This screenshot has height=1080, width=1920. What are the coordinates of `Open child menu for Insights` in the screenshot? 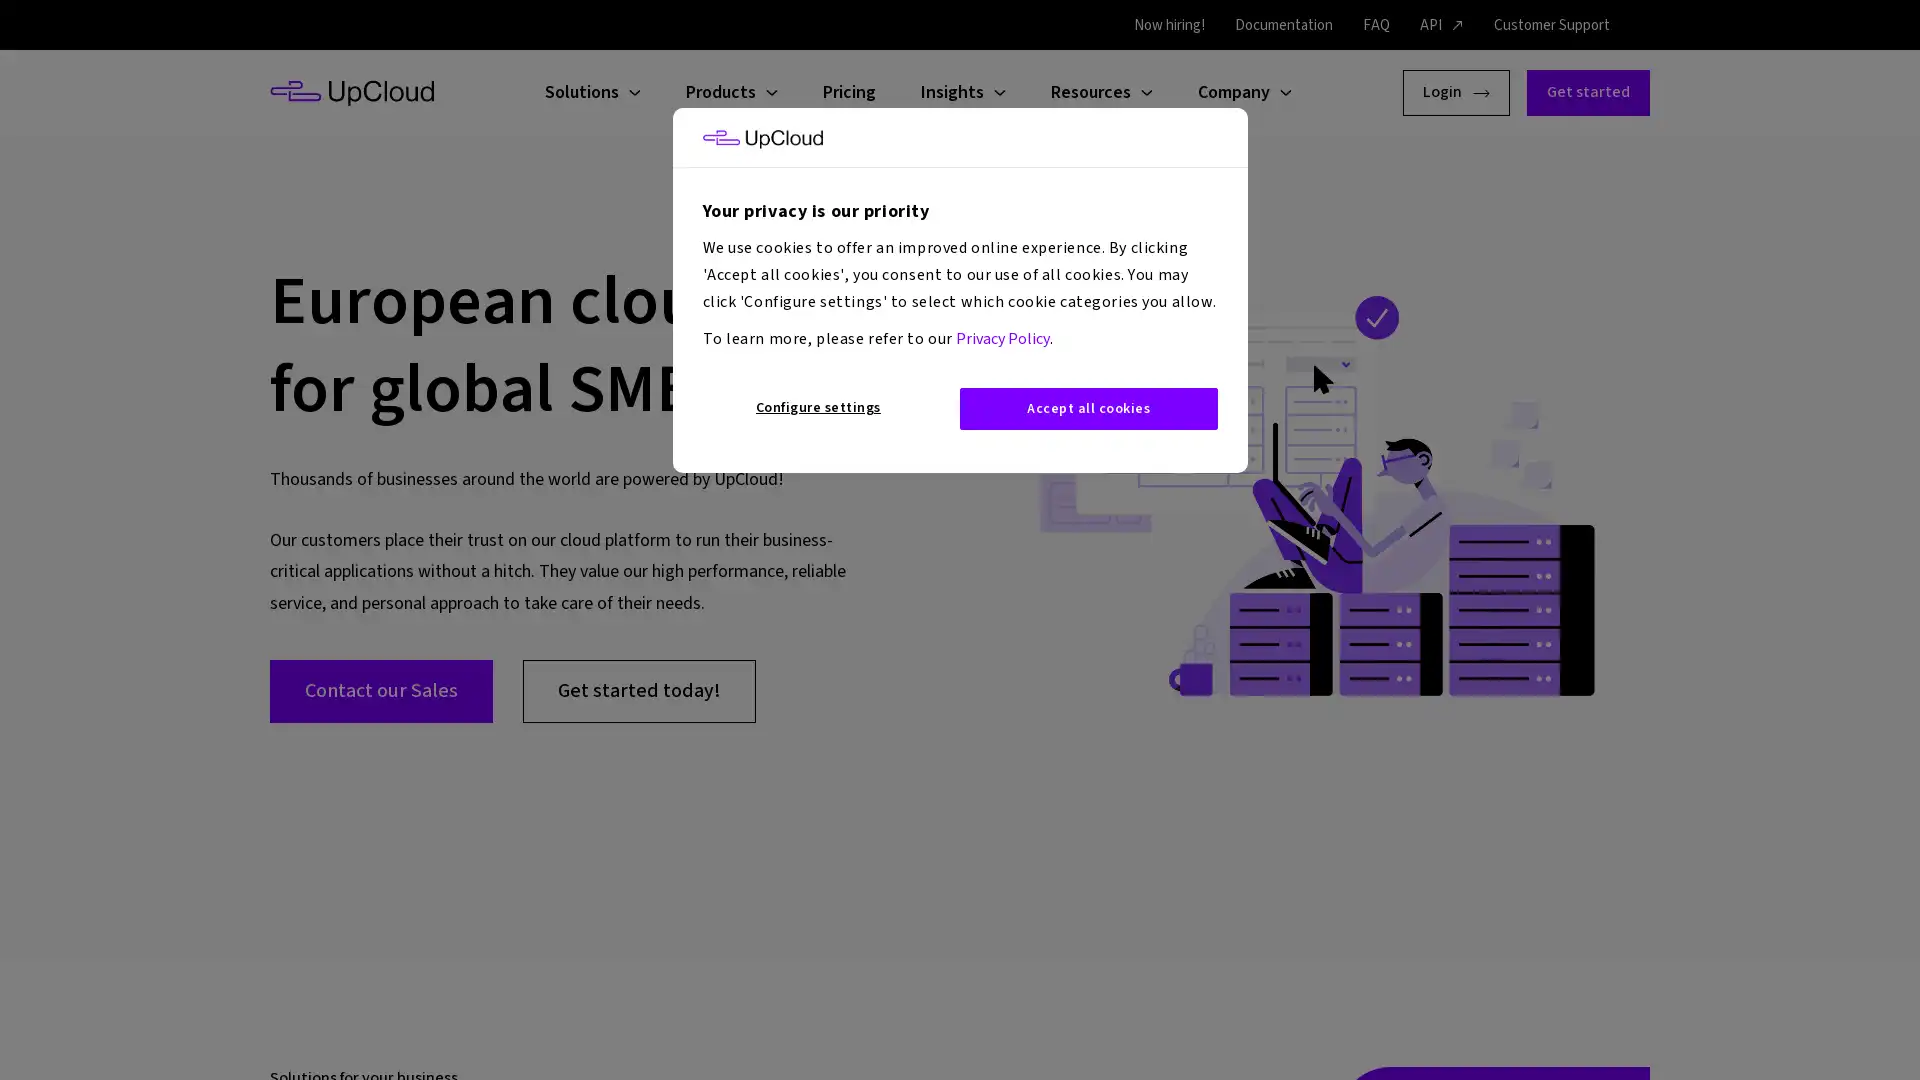 It's located at (999, 92).